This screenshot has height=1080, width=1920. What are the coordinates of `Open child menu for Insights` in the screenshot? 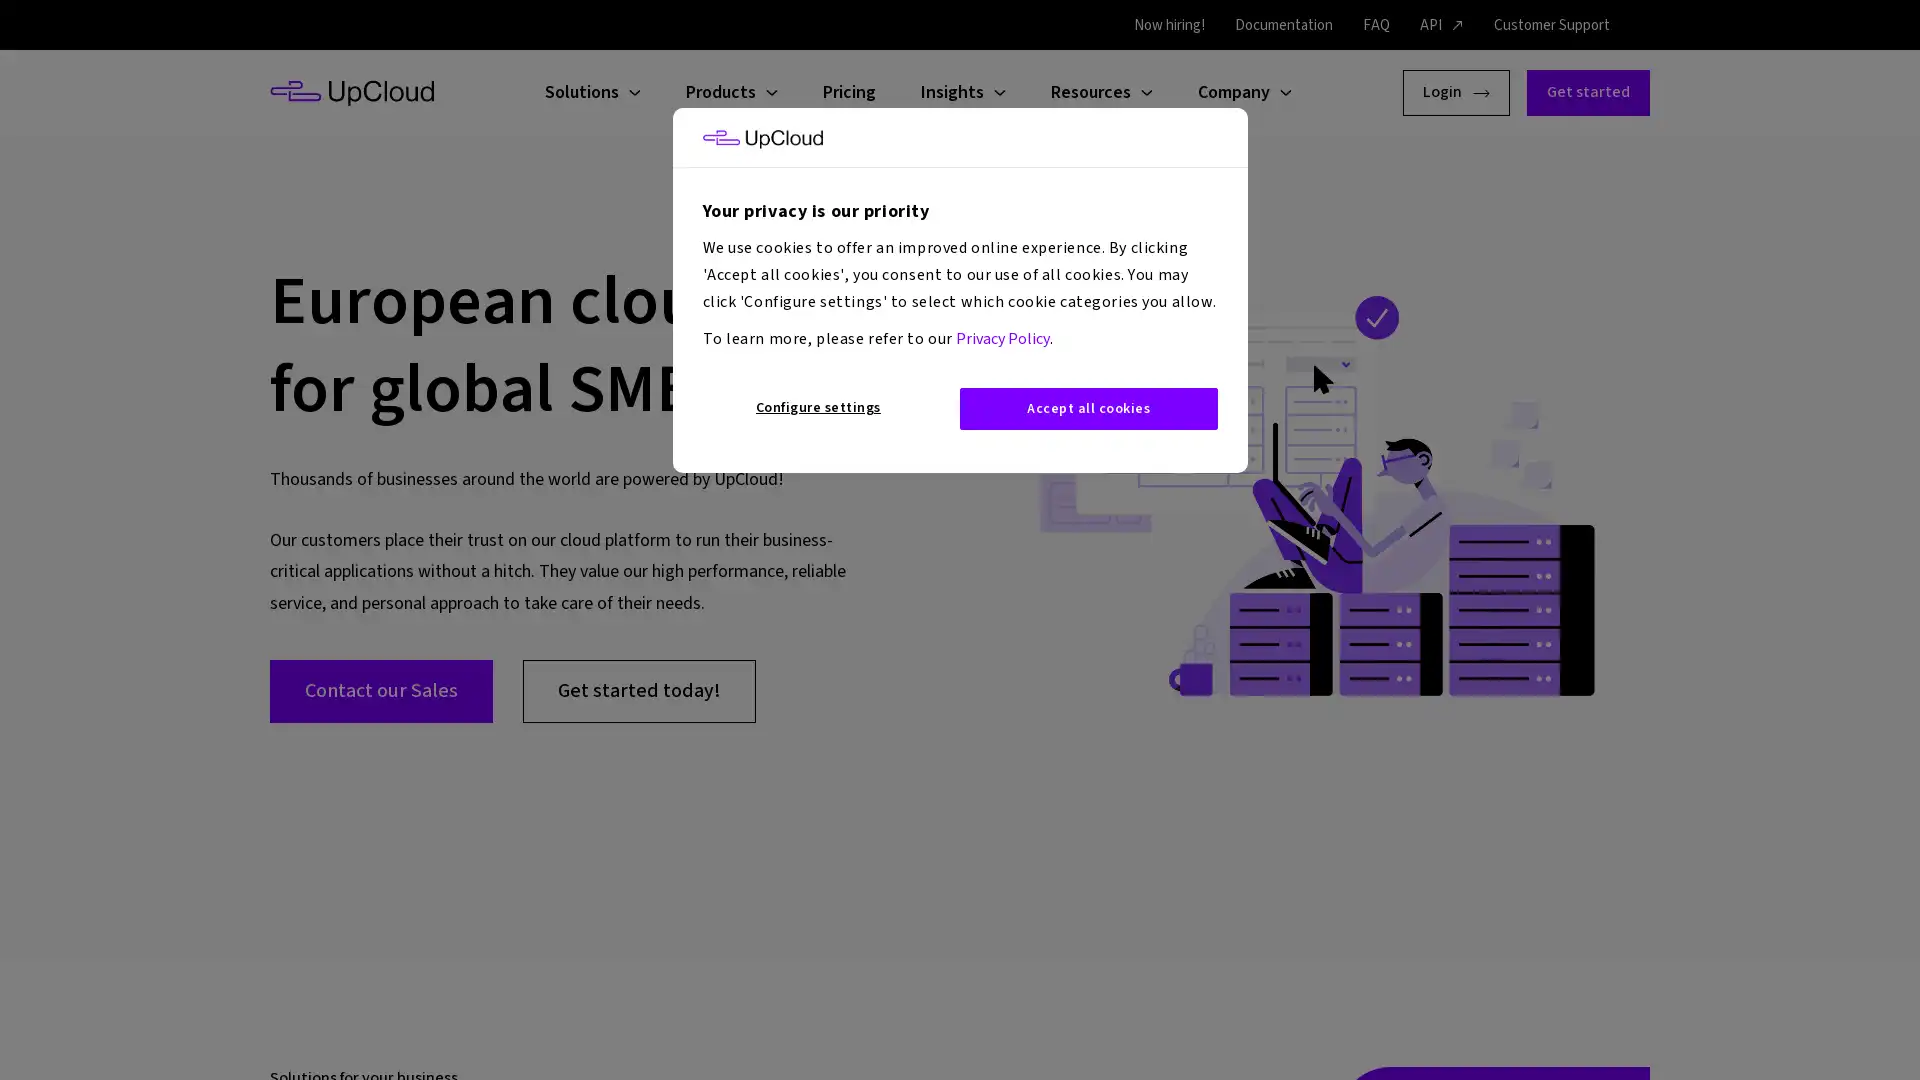 It's located at (999, 92).